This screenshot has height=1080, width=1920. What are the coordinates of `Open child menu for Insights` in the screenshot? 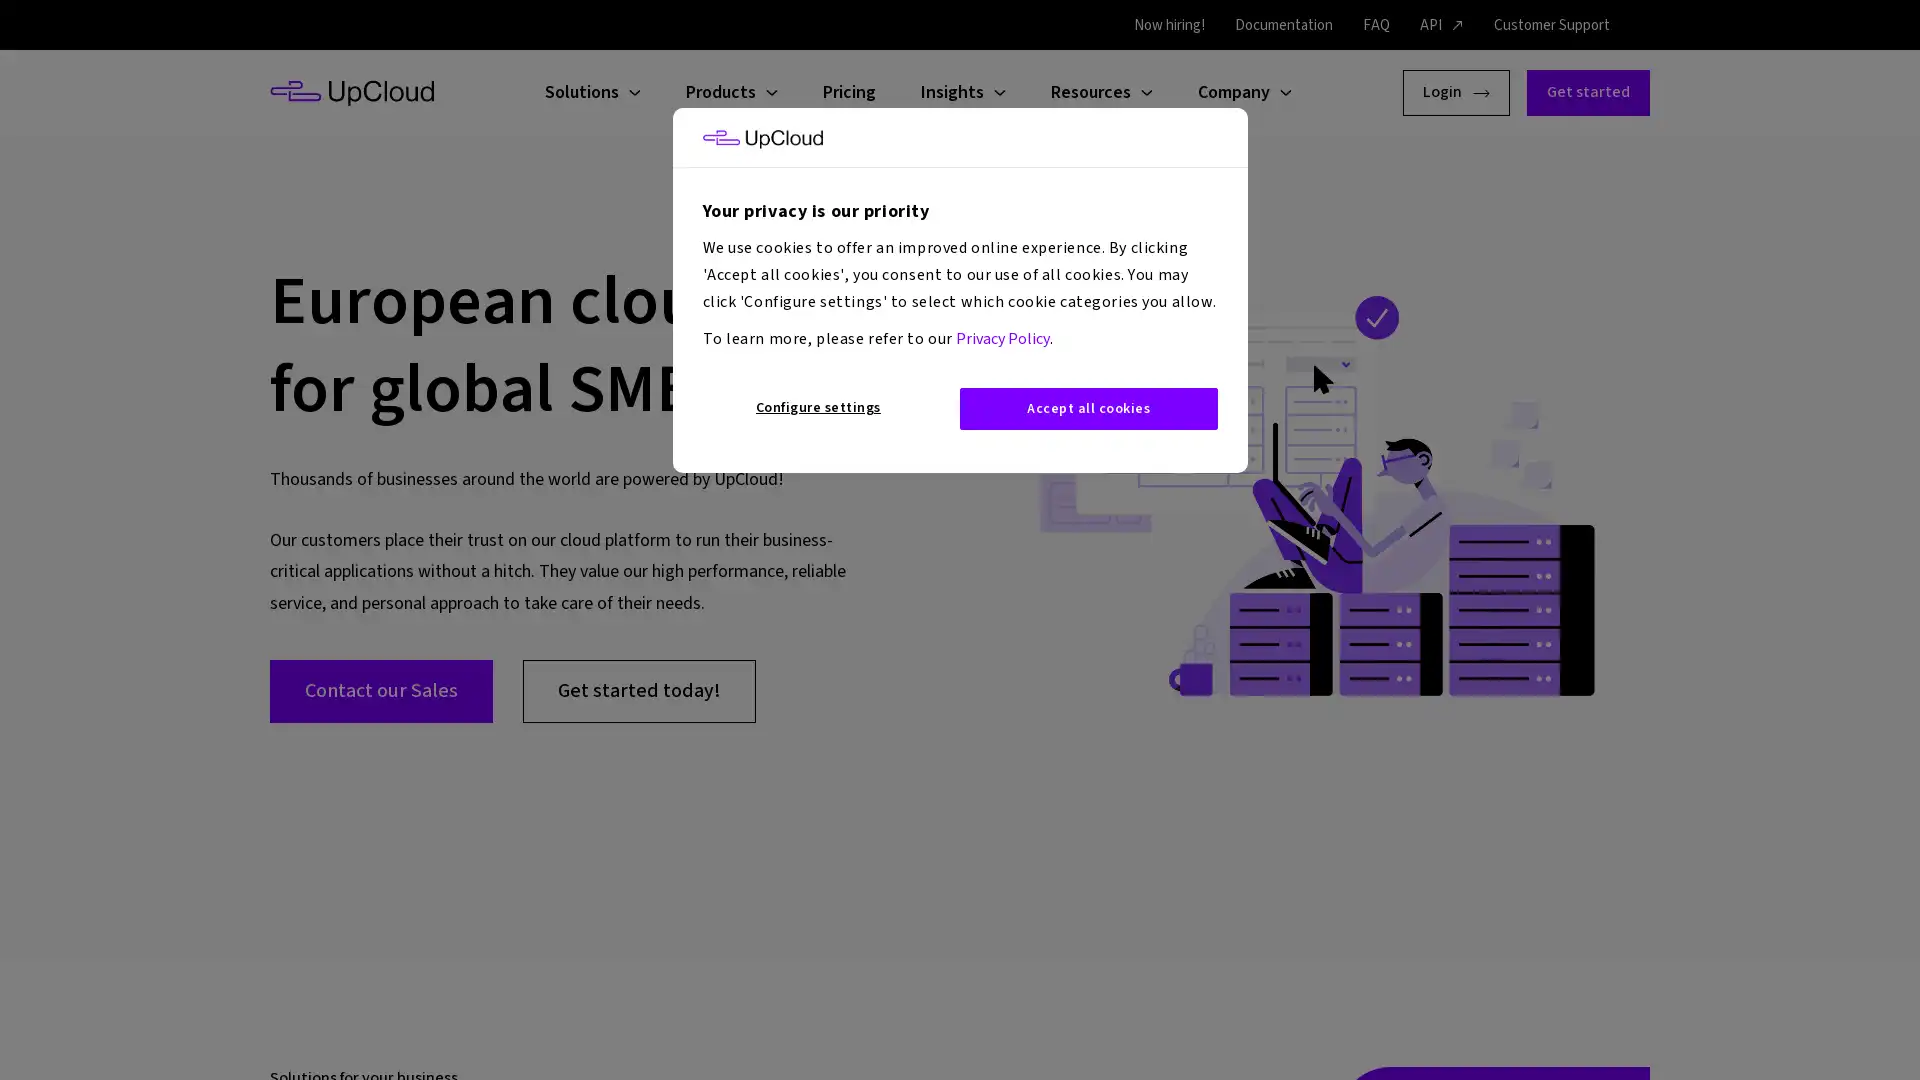 It's located at (999, 92).